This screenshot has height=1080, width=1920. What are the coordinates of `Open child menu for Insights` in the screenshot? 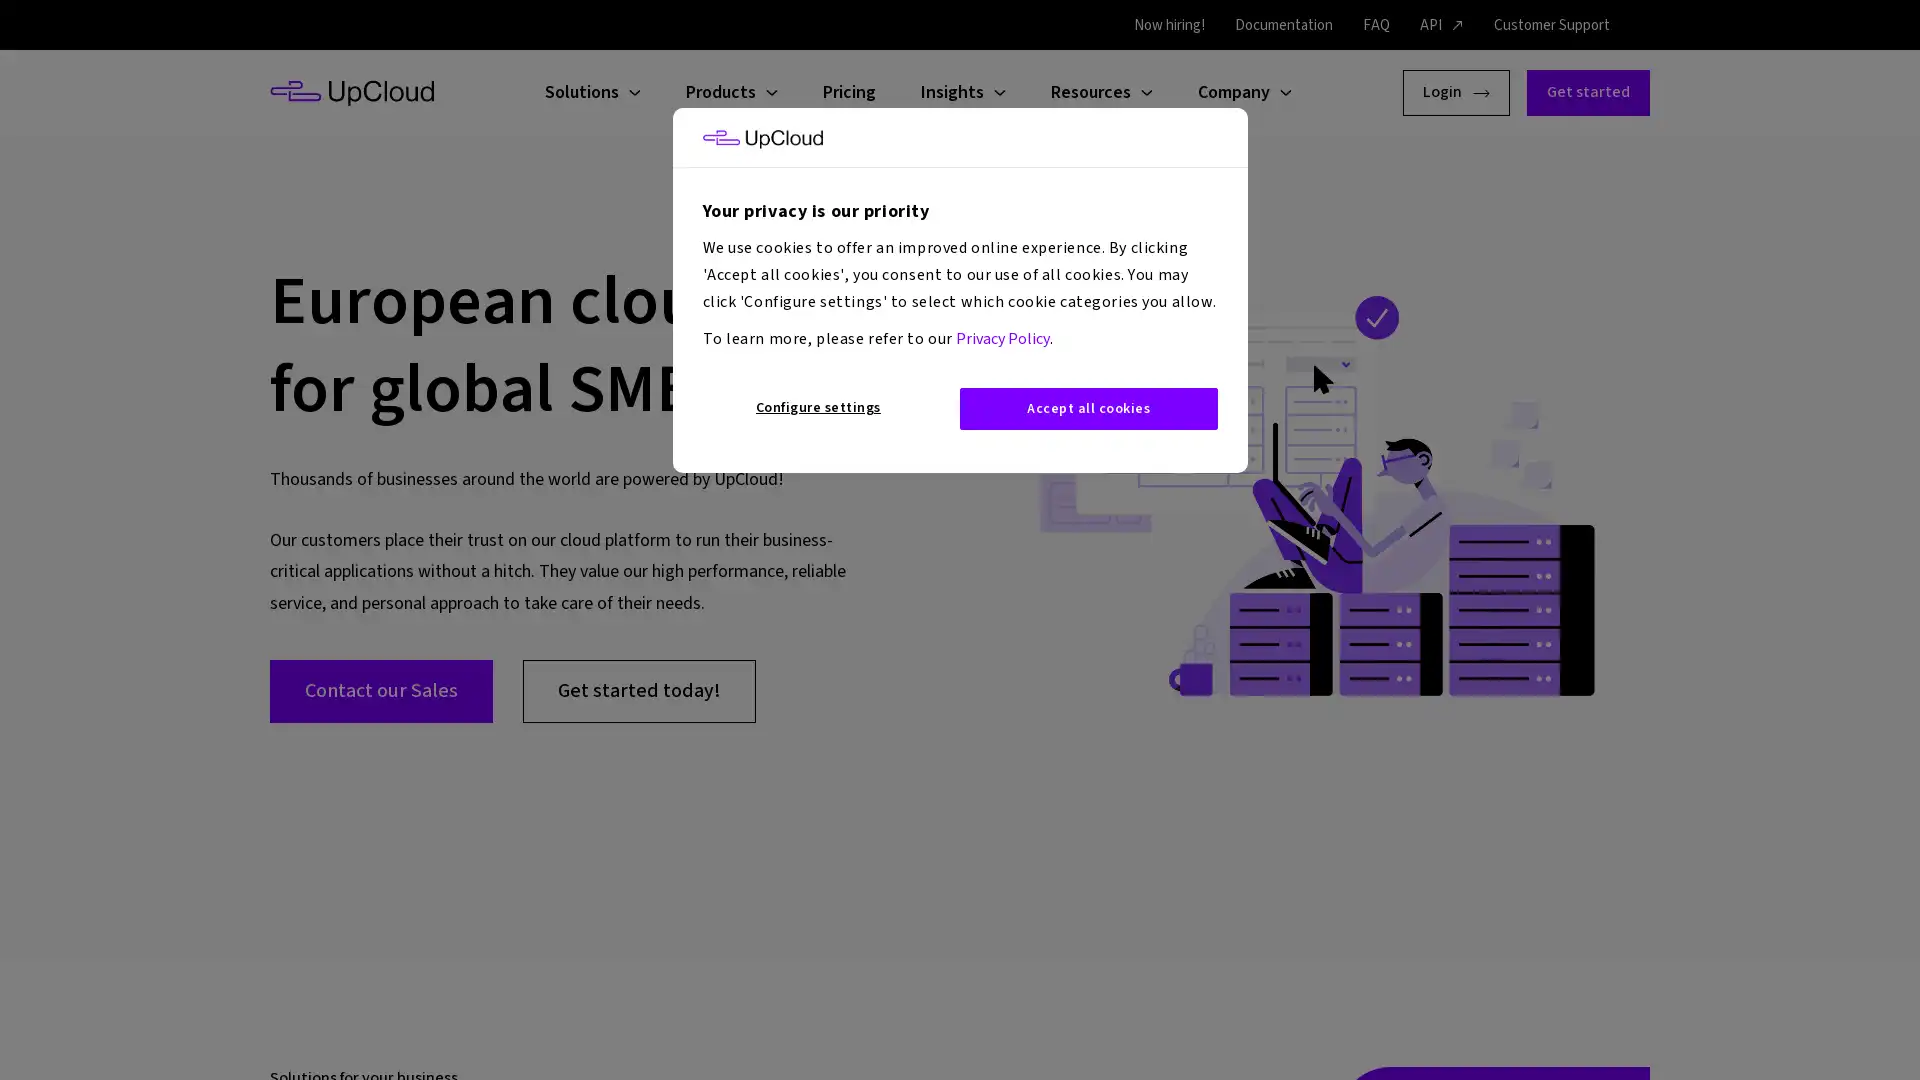 It's located at (999, 92).